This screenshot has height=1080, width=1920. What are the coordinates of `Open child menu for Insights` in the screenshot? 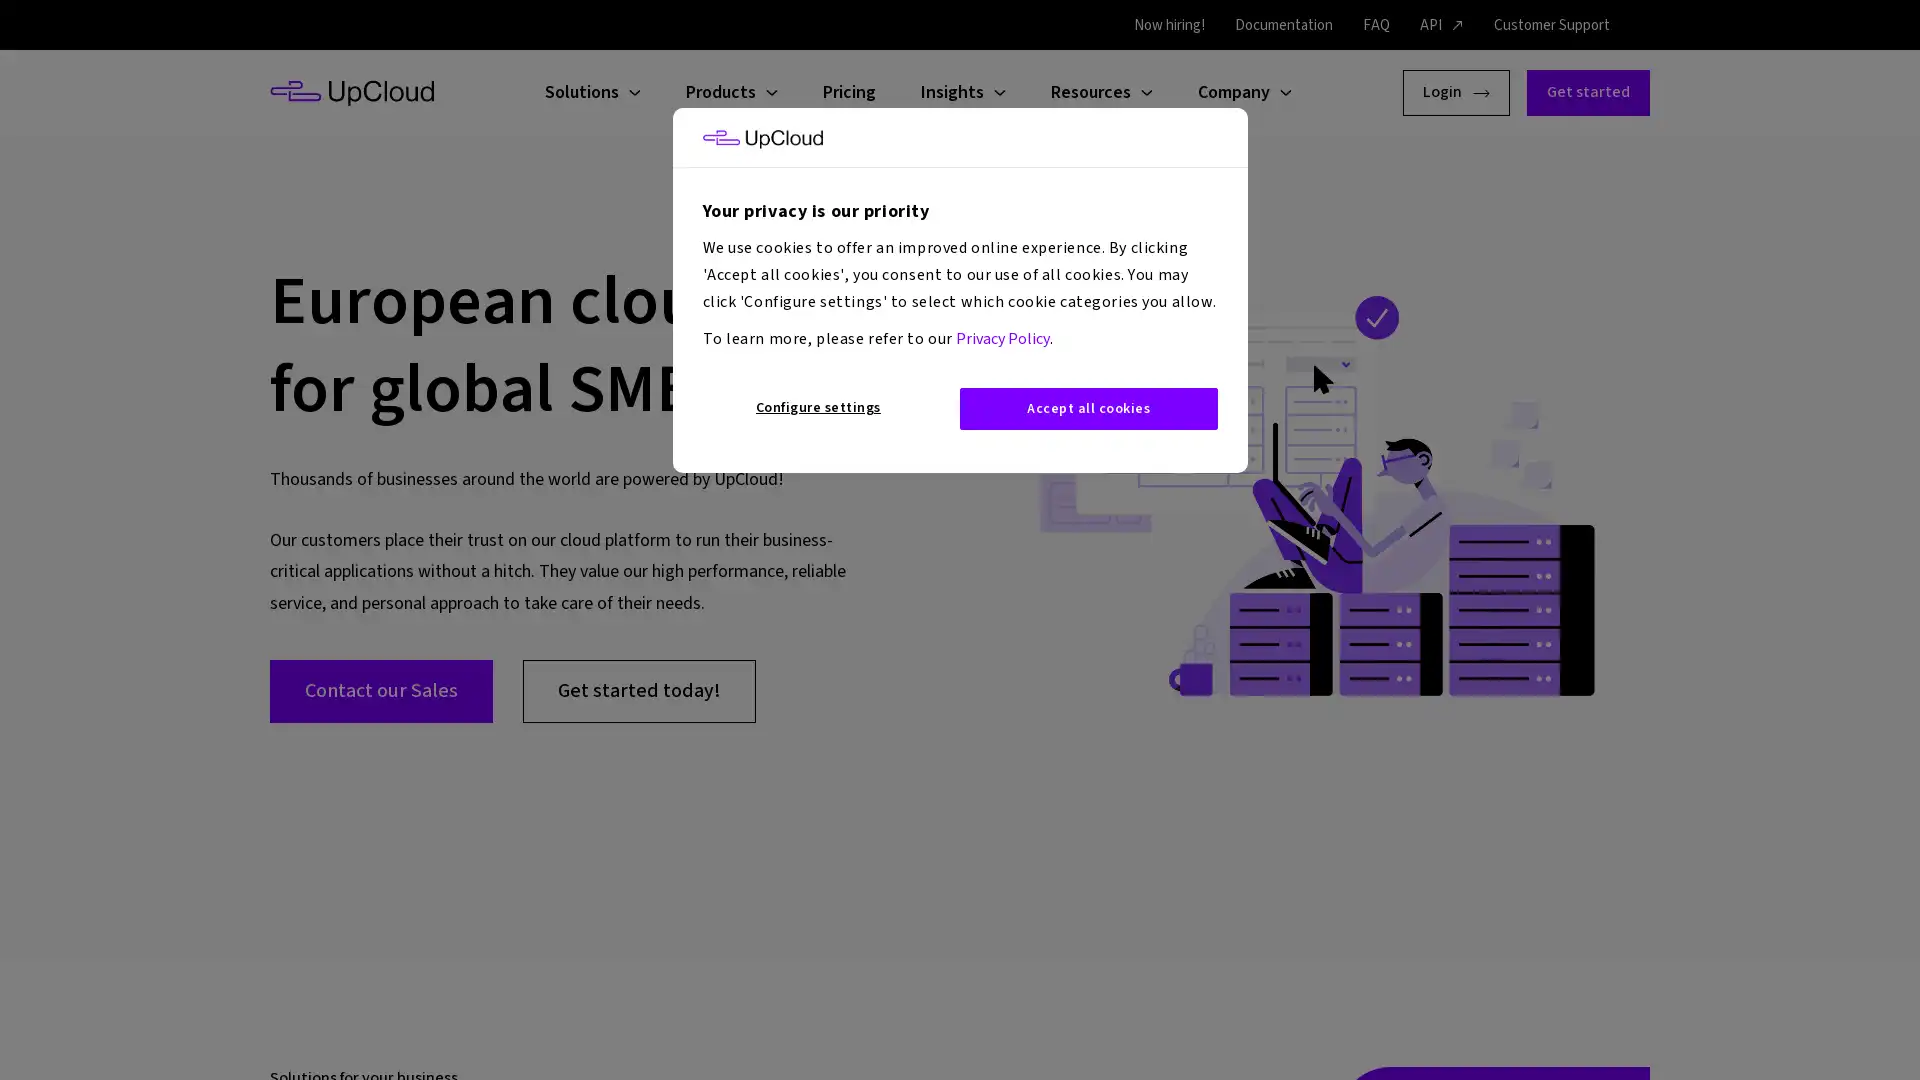 It's located at (999, 92).